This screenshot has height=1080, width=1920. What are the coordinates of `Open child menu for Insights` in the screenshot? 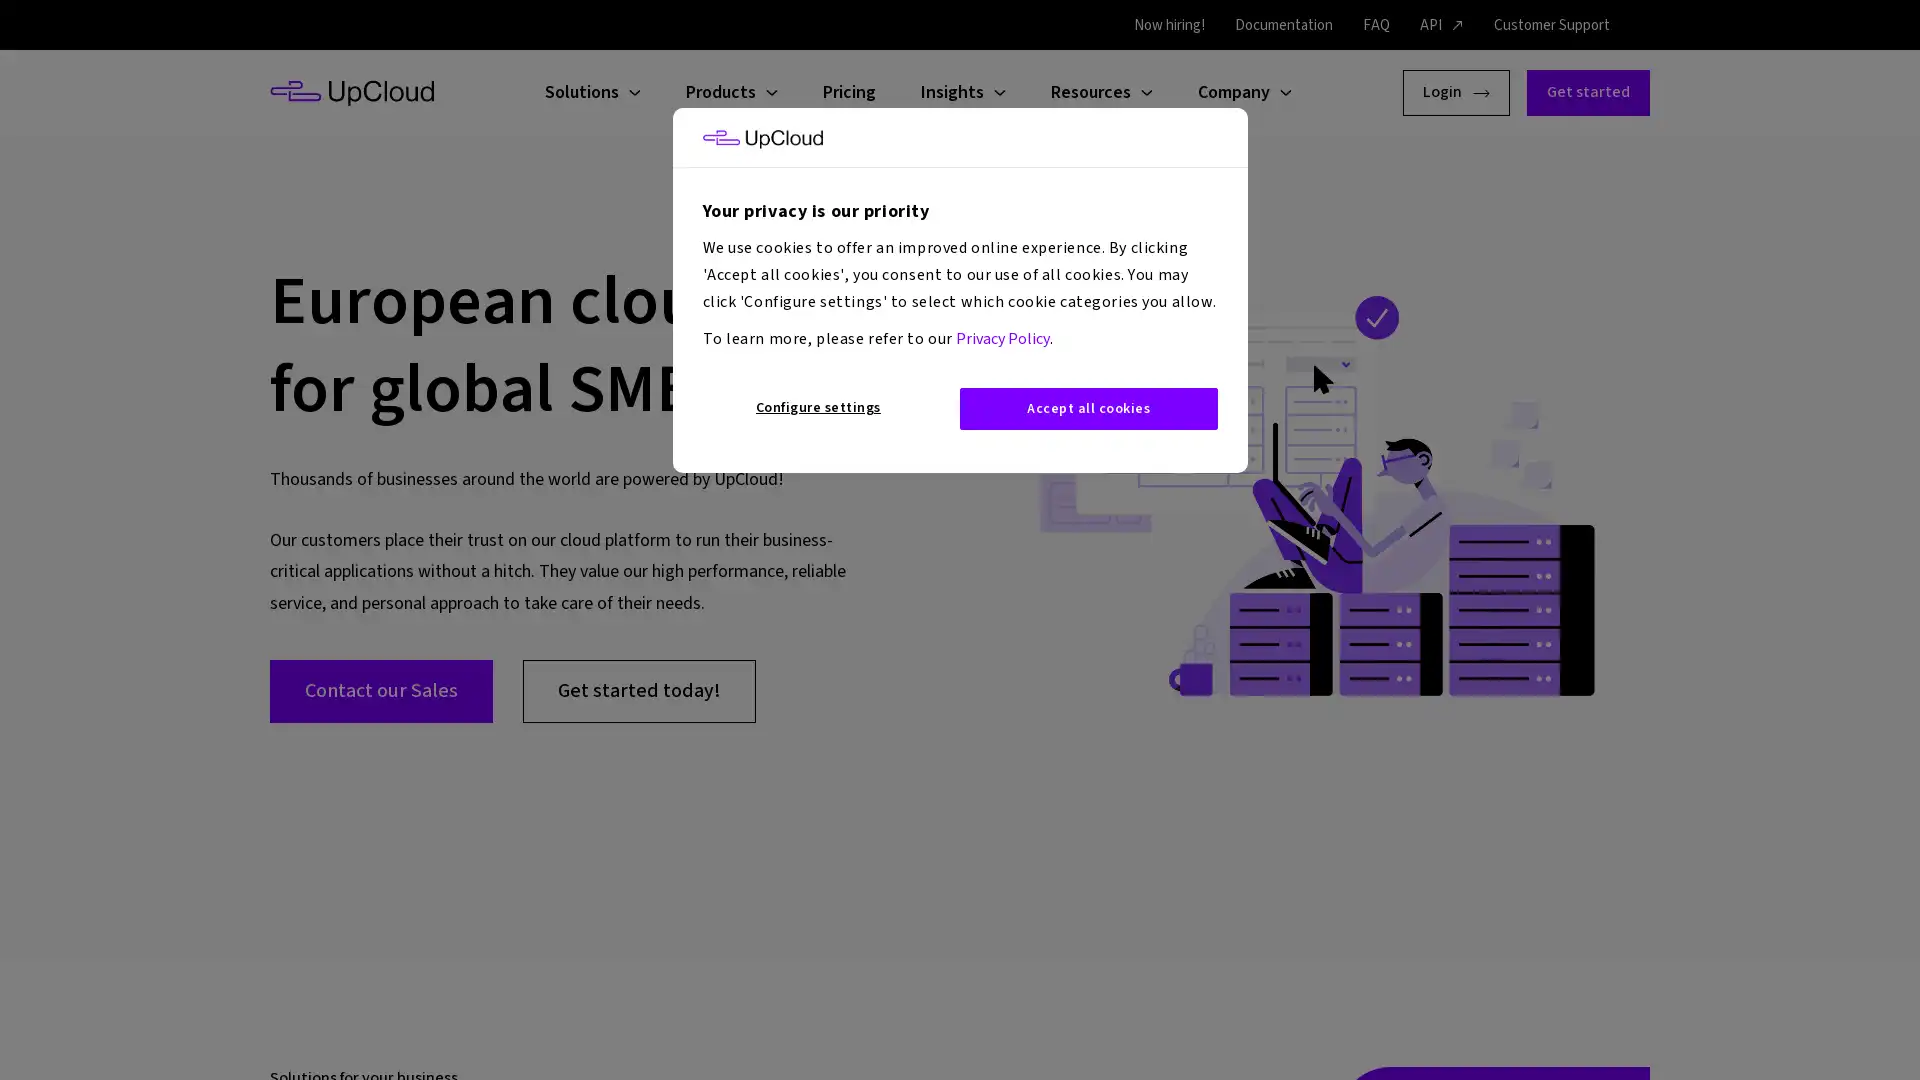 It's located at (999, 92).